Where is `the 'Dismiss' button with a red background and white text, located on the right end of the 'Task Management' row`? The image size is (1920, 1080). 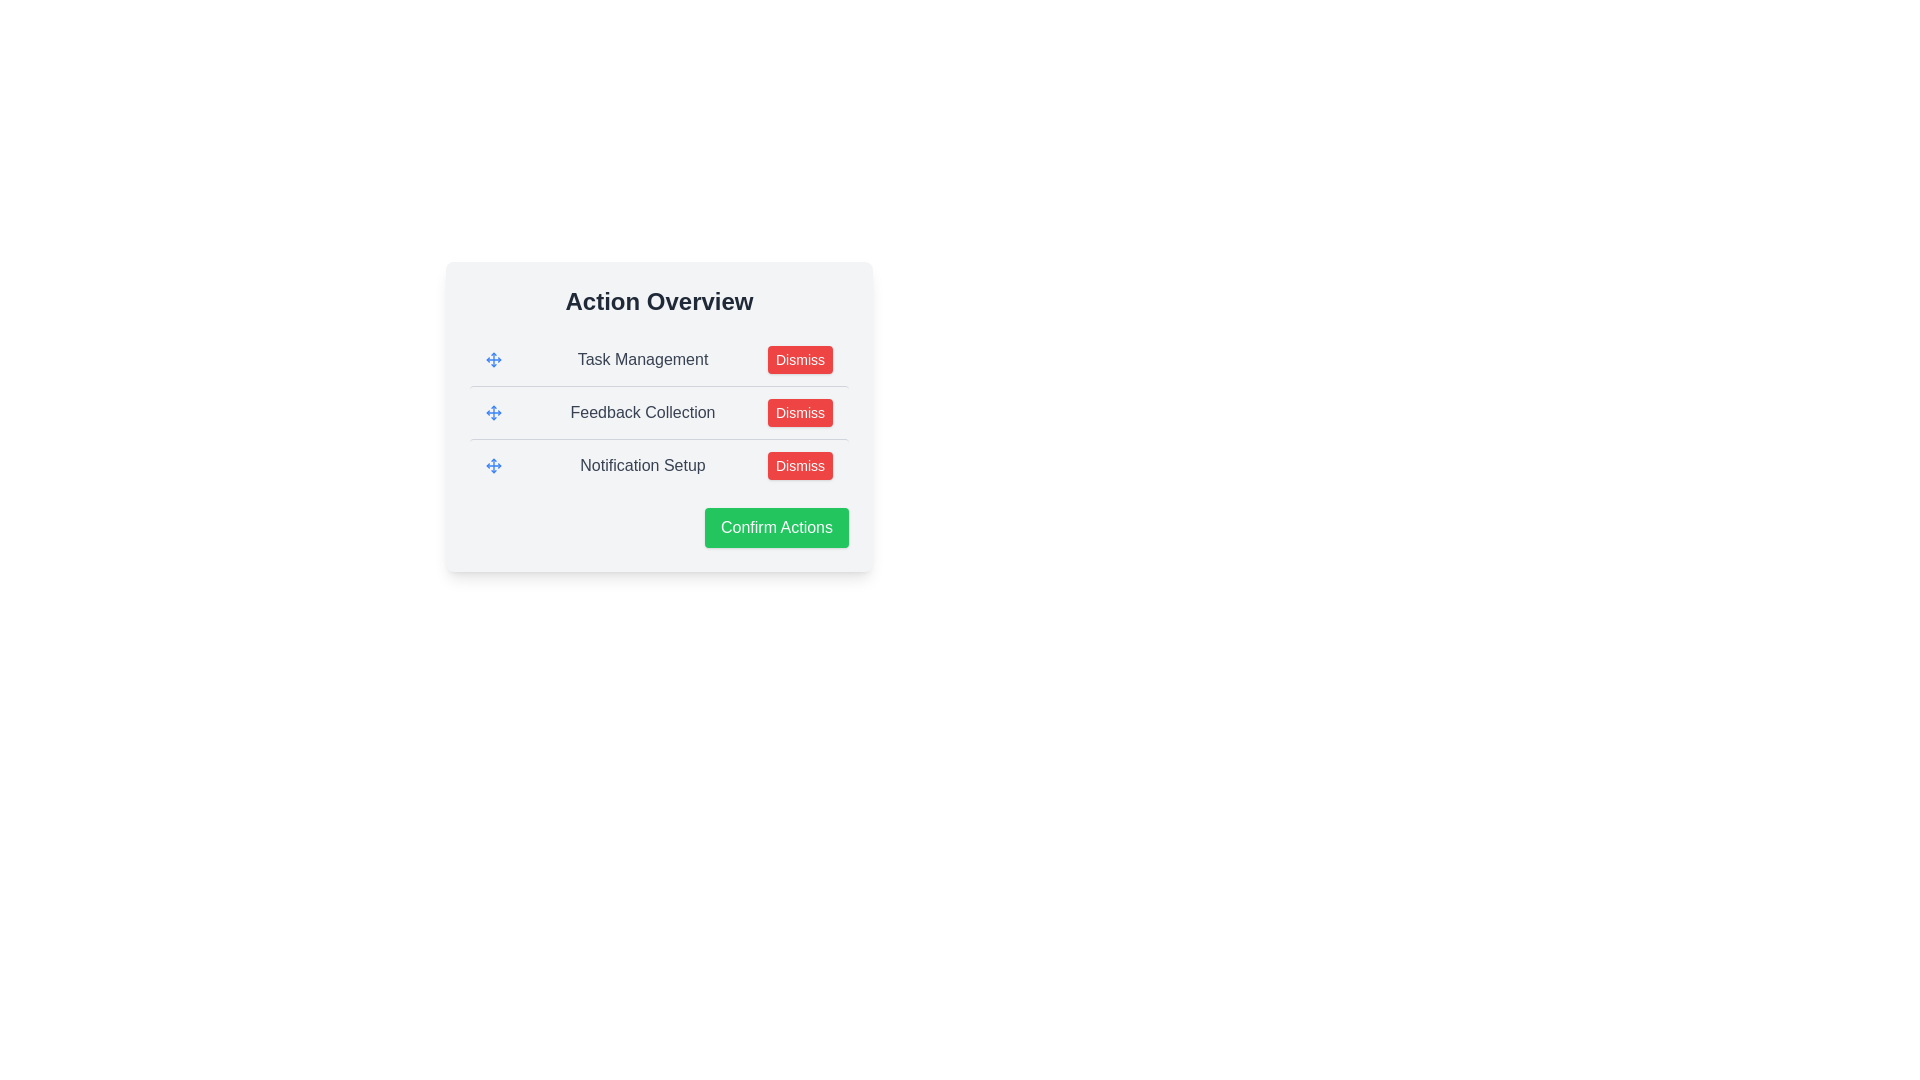
the 'Dismiss' button with a red background and white text, located on the right end of the 'Task Management' row is located at coordinates (800, 358).